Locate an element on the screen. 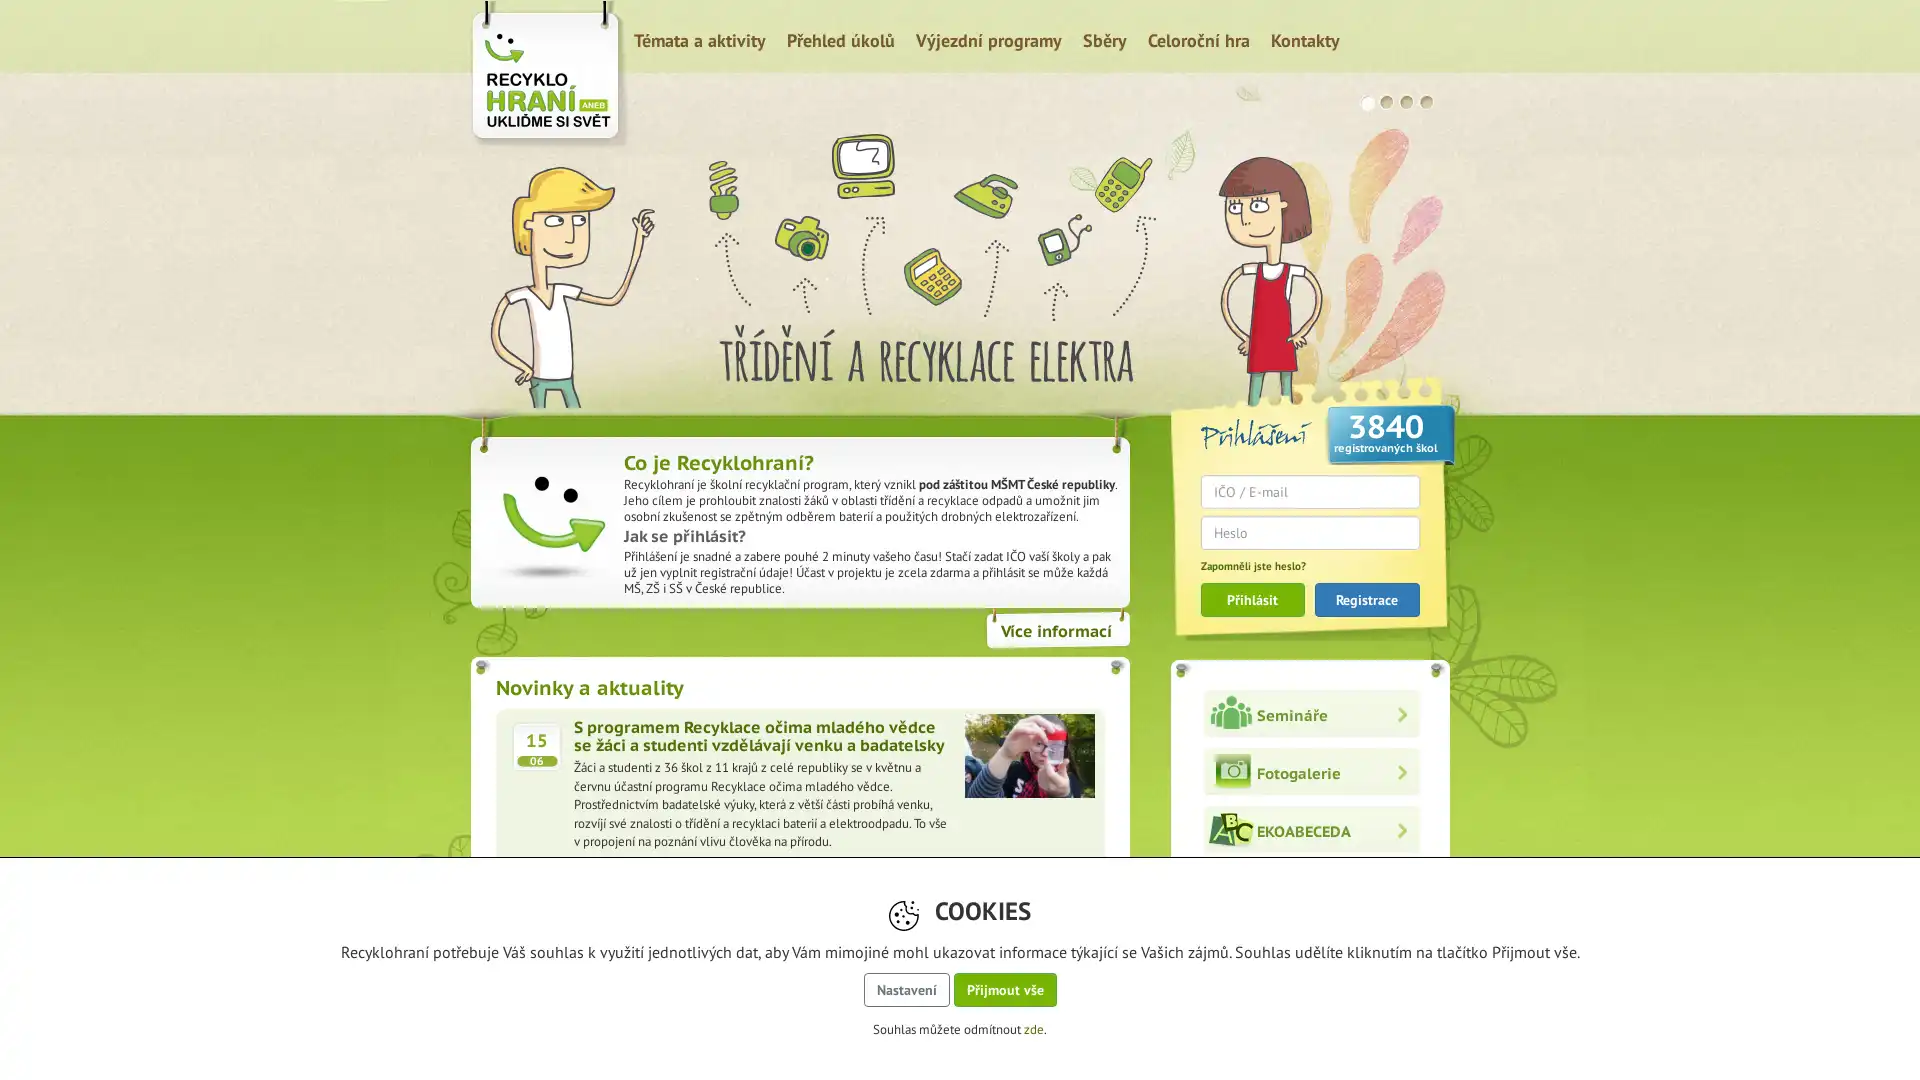 The image size is (1920, 1080). Nastaveni is located at coordinates (905, 990).